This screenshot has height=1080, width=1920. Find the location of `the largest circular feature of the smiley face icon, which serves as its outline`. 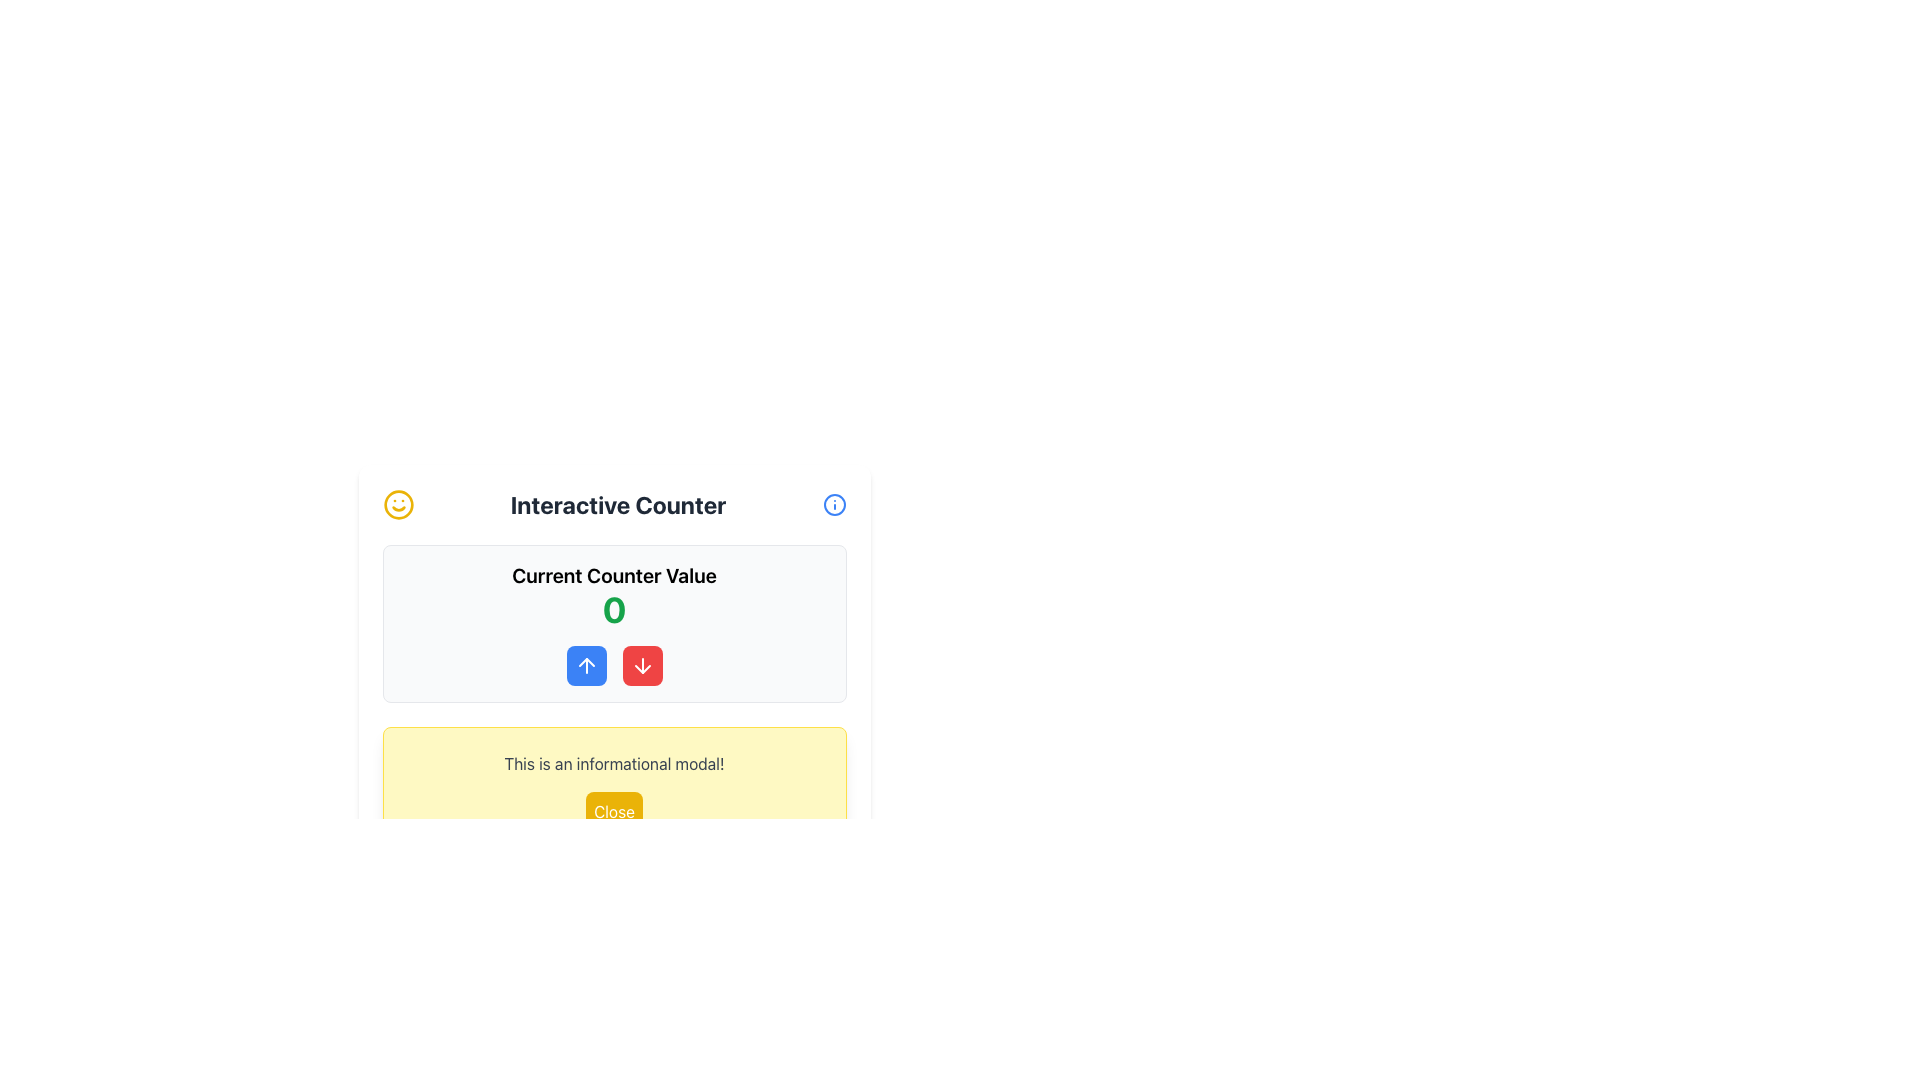

the largest circular feature of the smiley face icon, which serves as its outline is located at coordinates (398, 504).